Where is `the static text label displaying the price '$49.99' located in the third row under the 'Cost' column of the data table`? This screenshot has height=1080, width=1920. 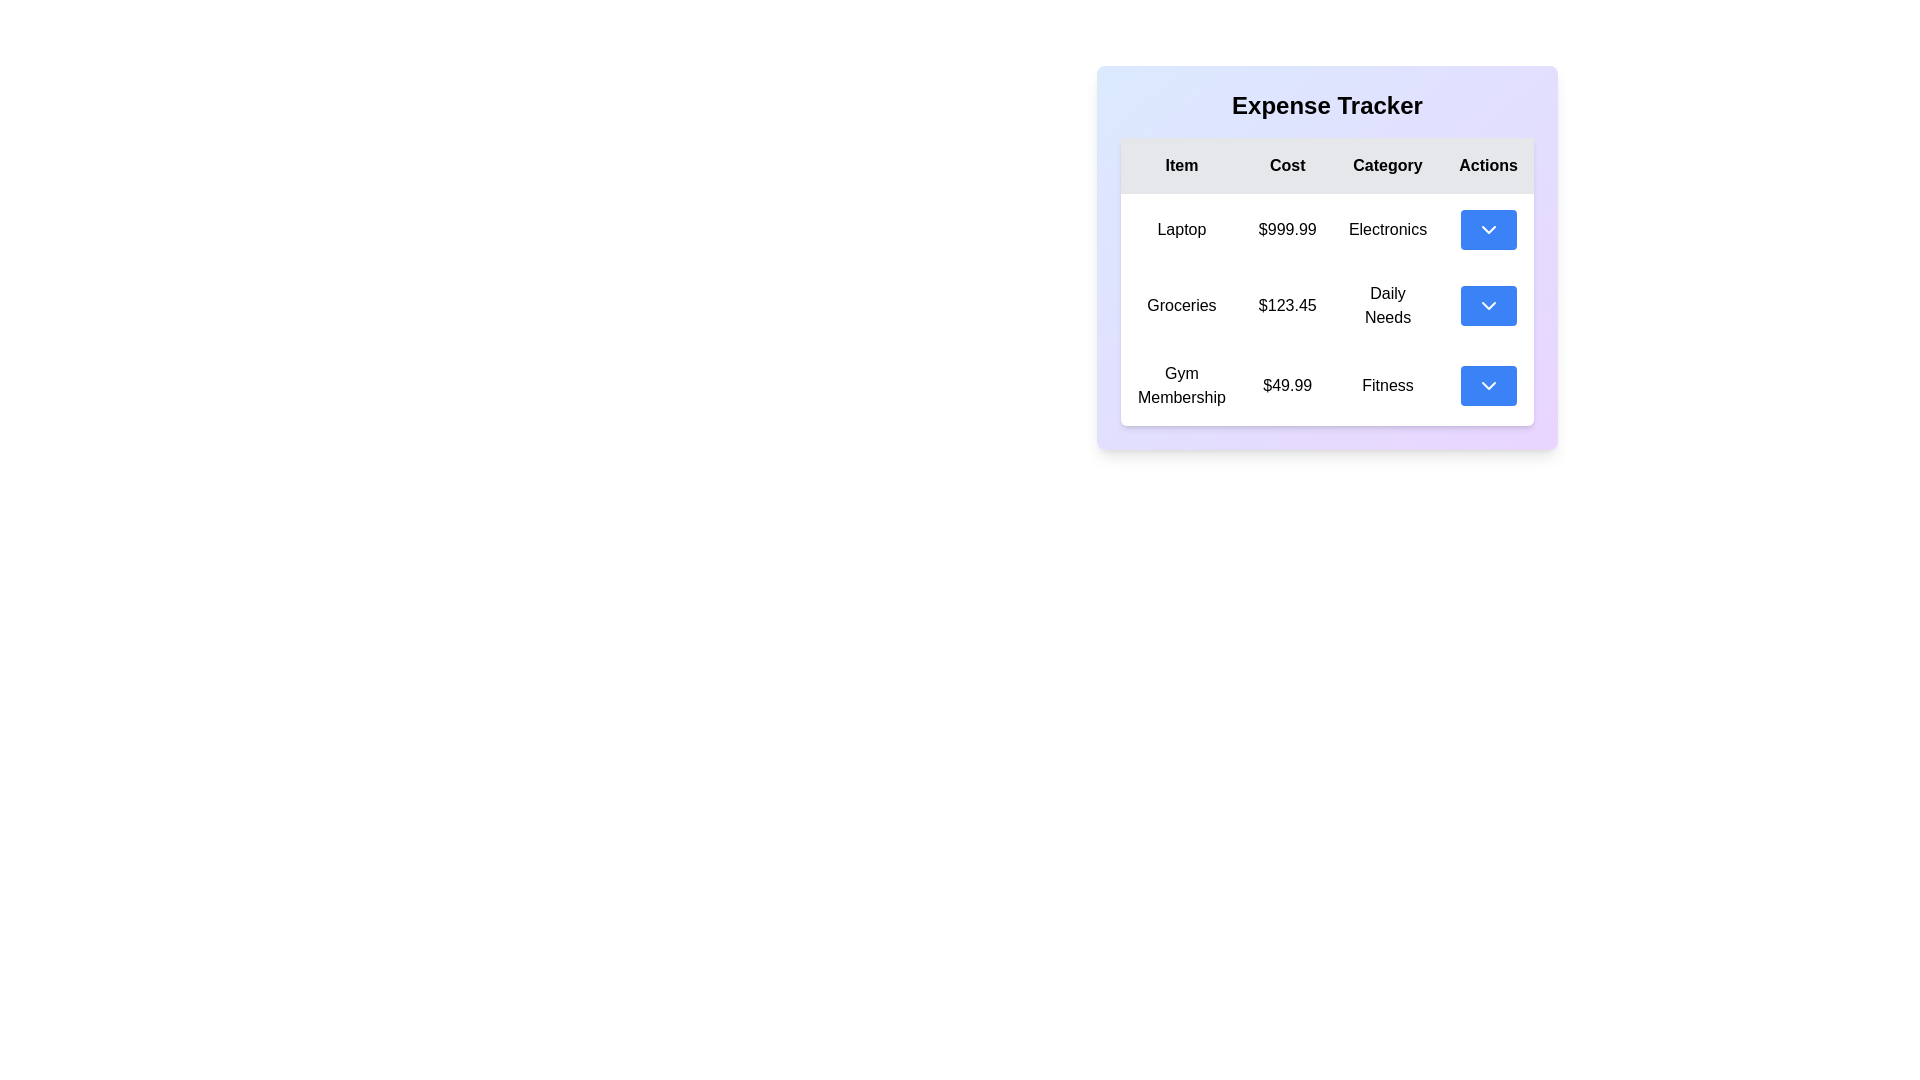 the static text label displaying the price '$49.99' located in the third row under the 'Cost' column of the data table is located at coordinates (1287, 385).